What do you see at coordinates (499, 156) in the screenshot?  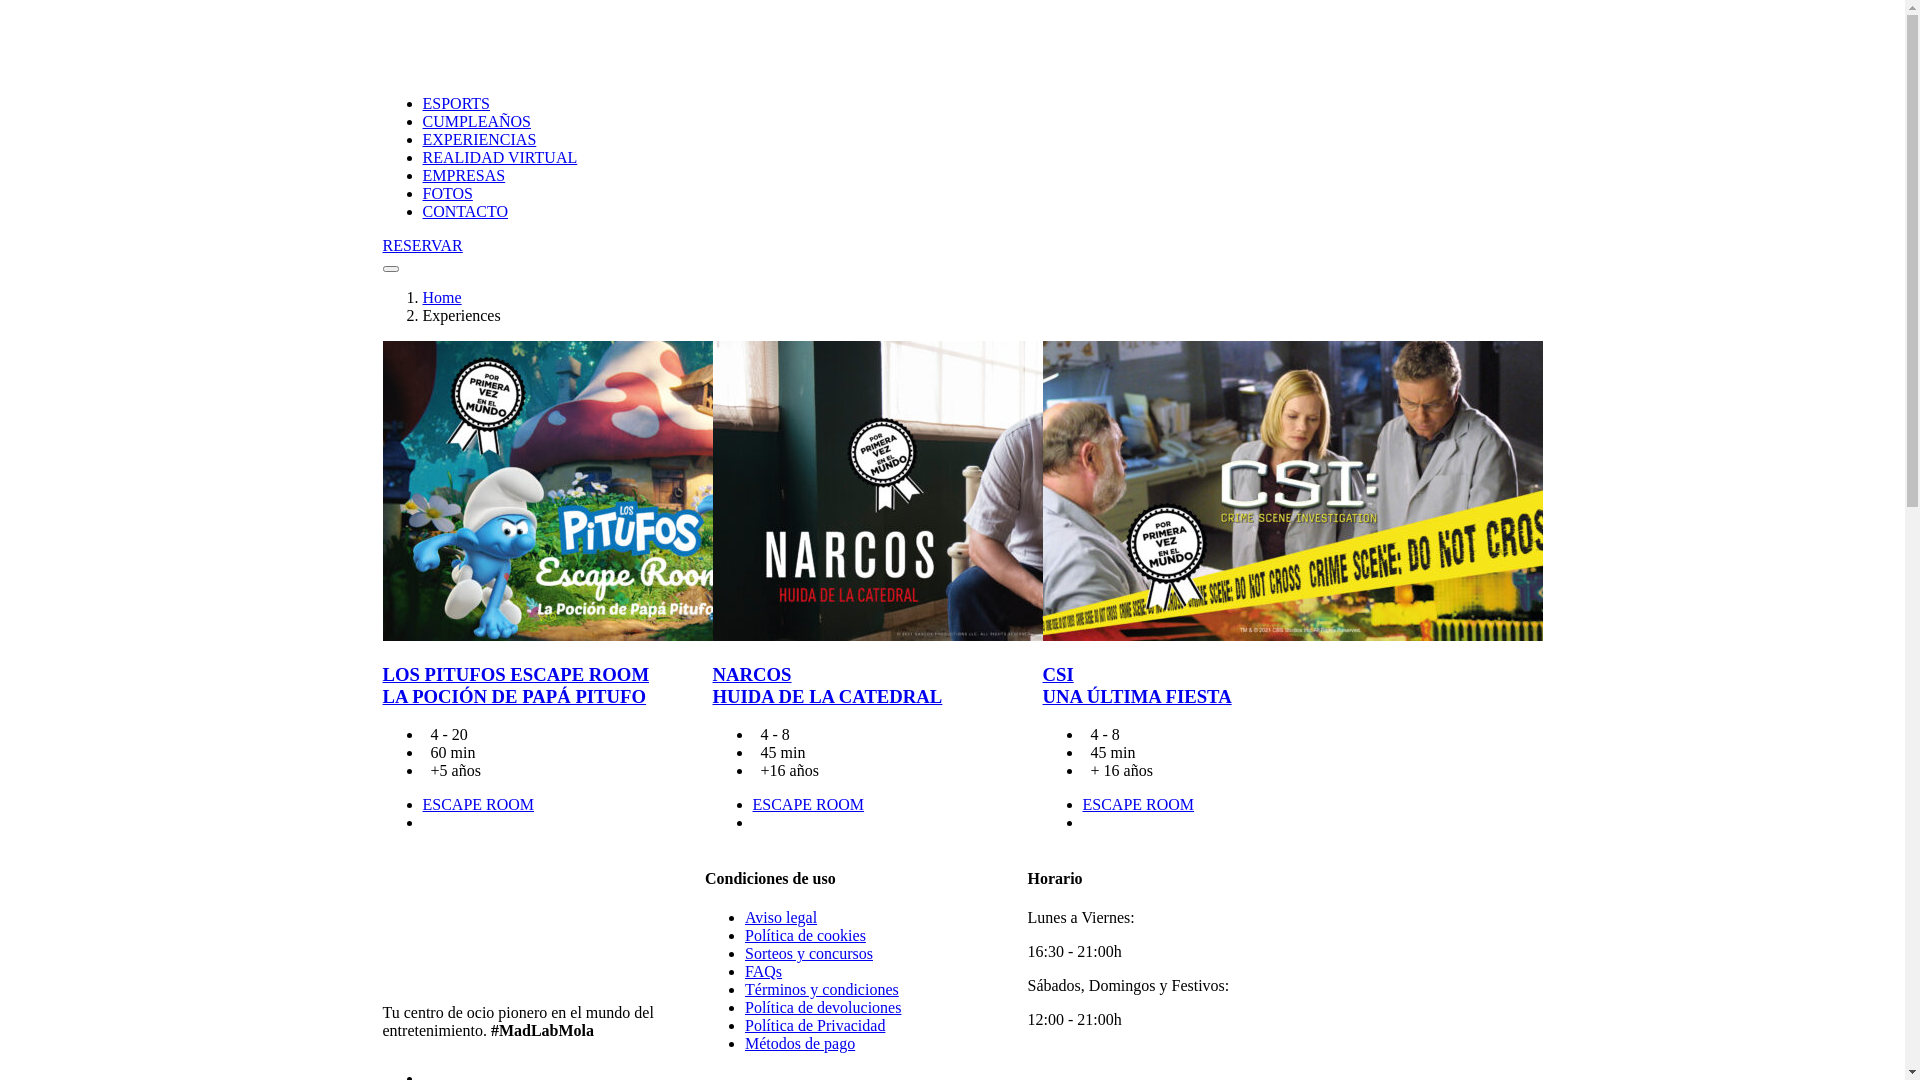 I see `'REALIDAD VIRTUAL'` at bounding box center [499, 156].